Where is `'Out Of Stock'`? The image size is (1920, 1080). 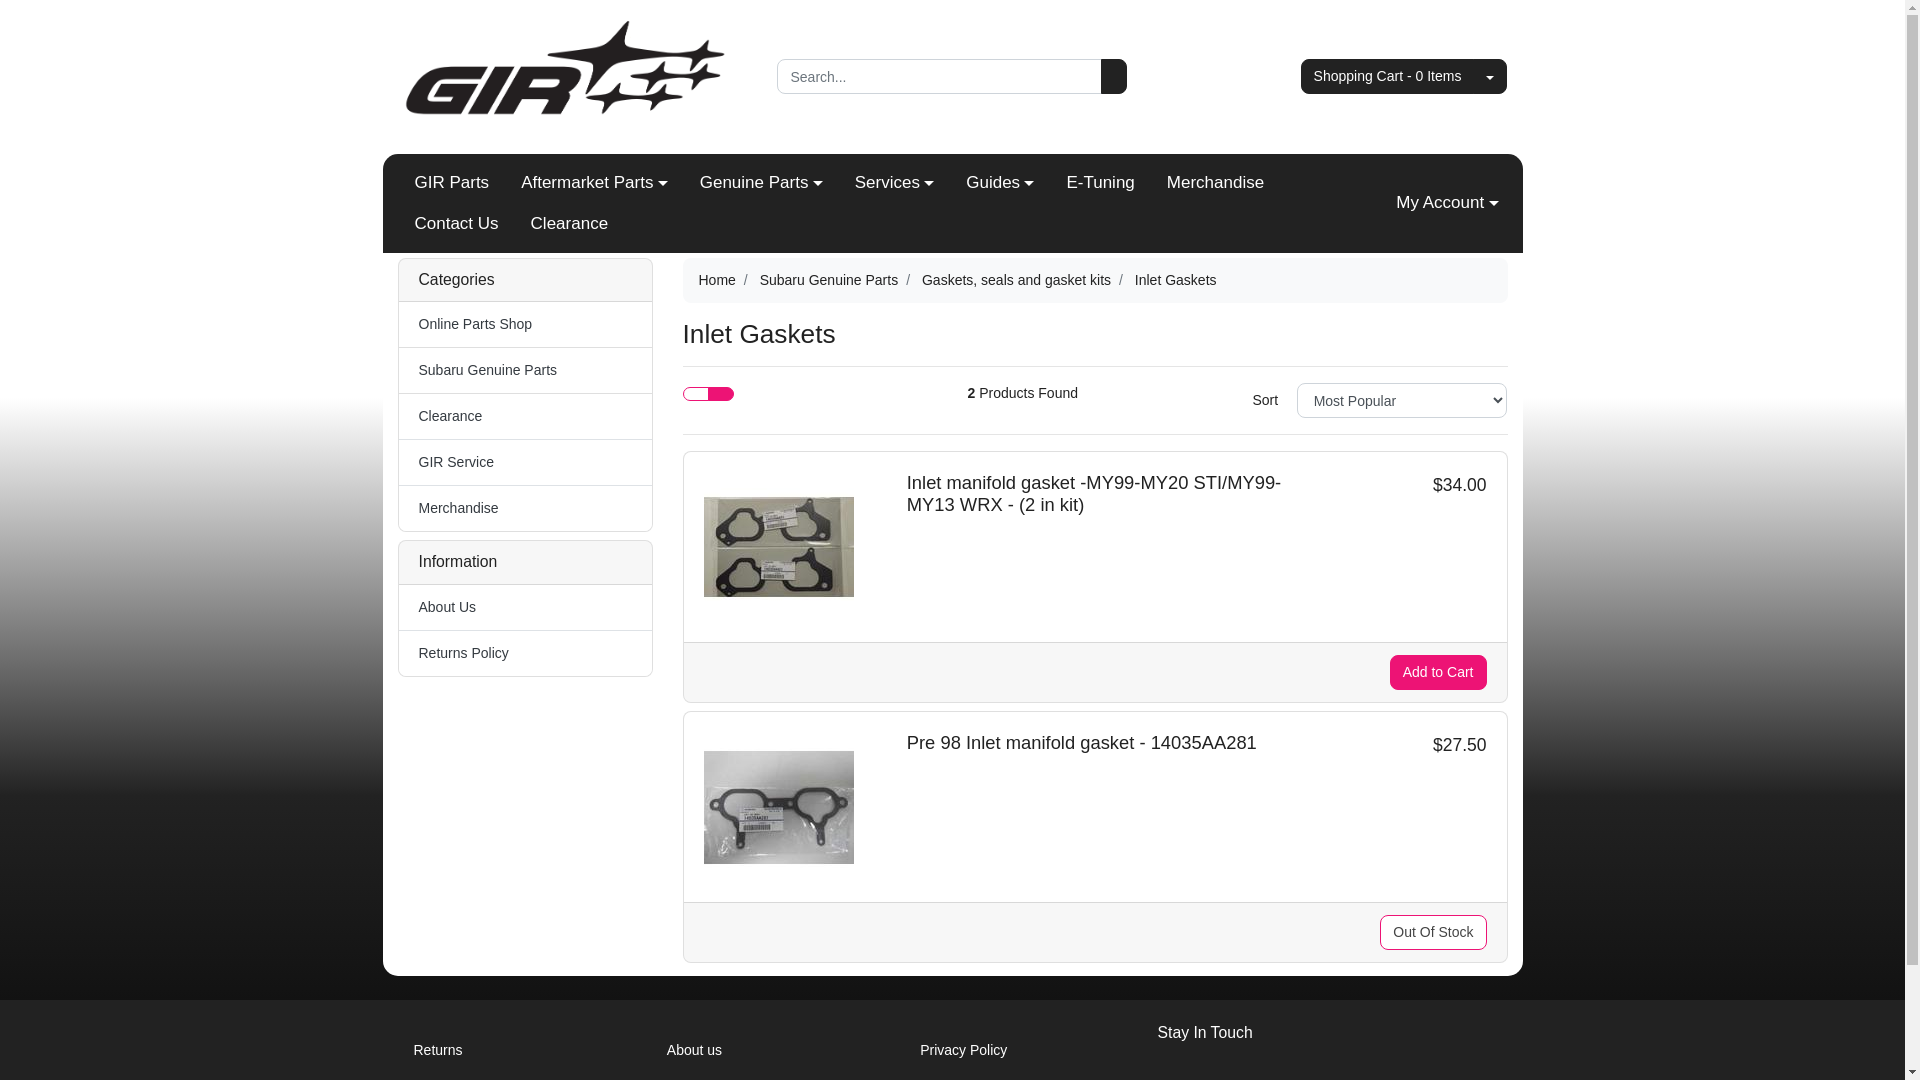 'Out Of Stock' is located at coordinates (1432, 932).